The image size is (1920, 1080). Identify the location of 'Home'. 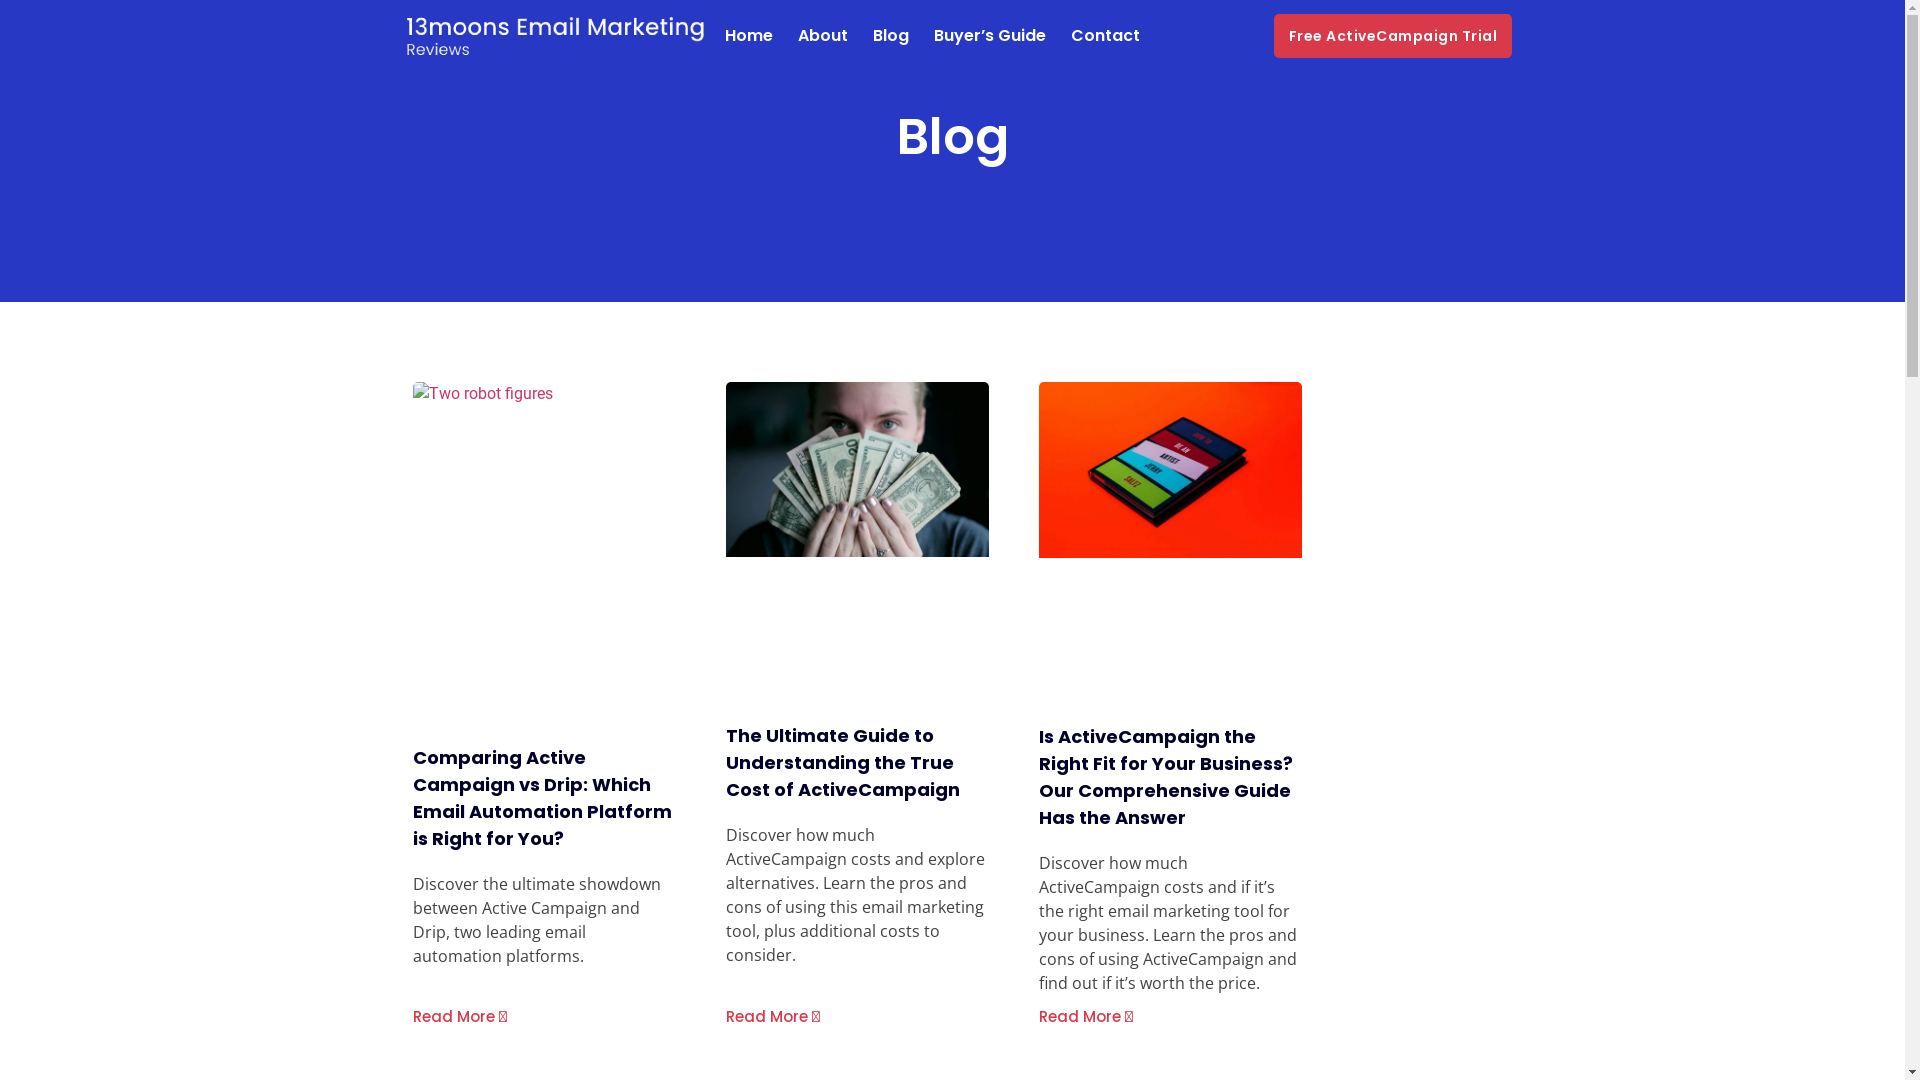
(747, 35).